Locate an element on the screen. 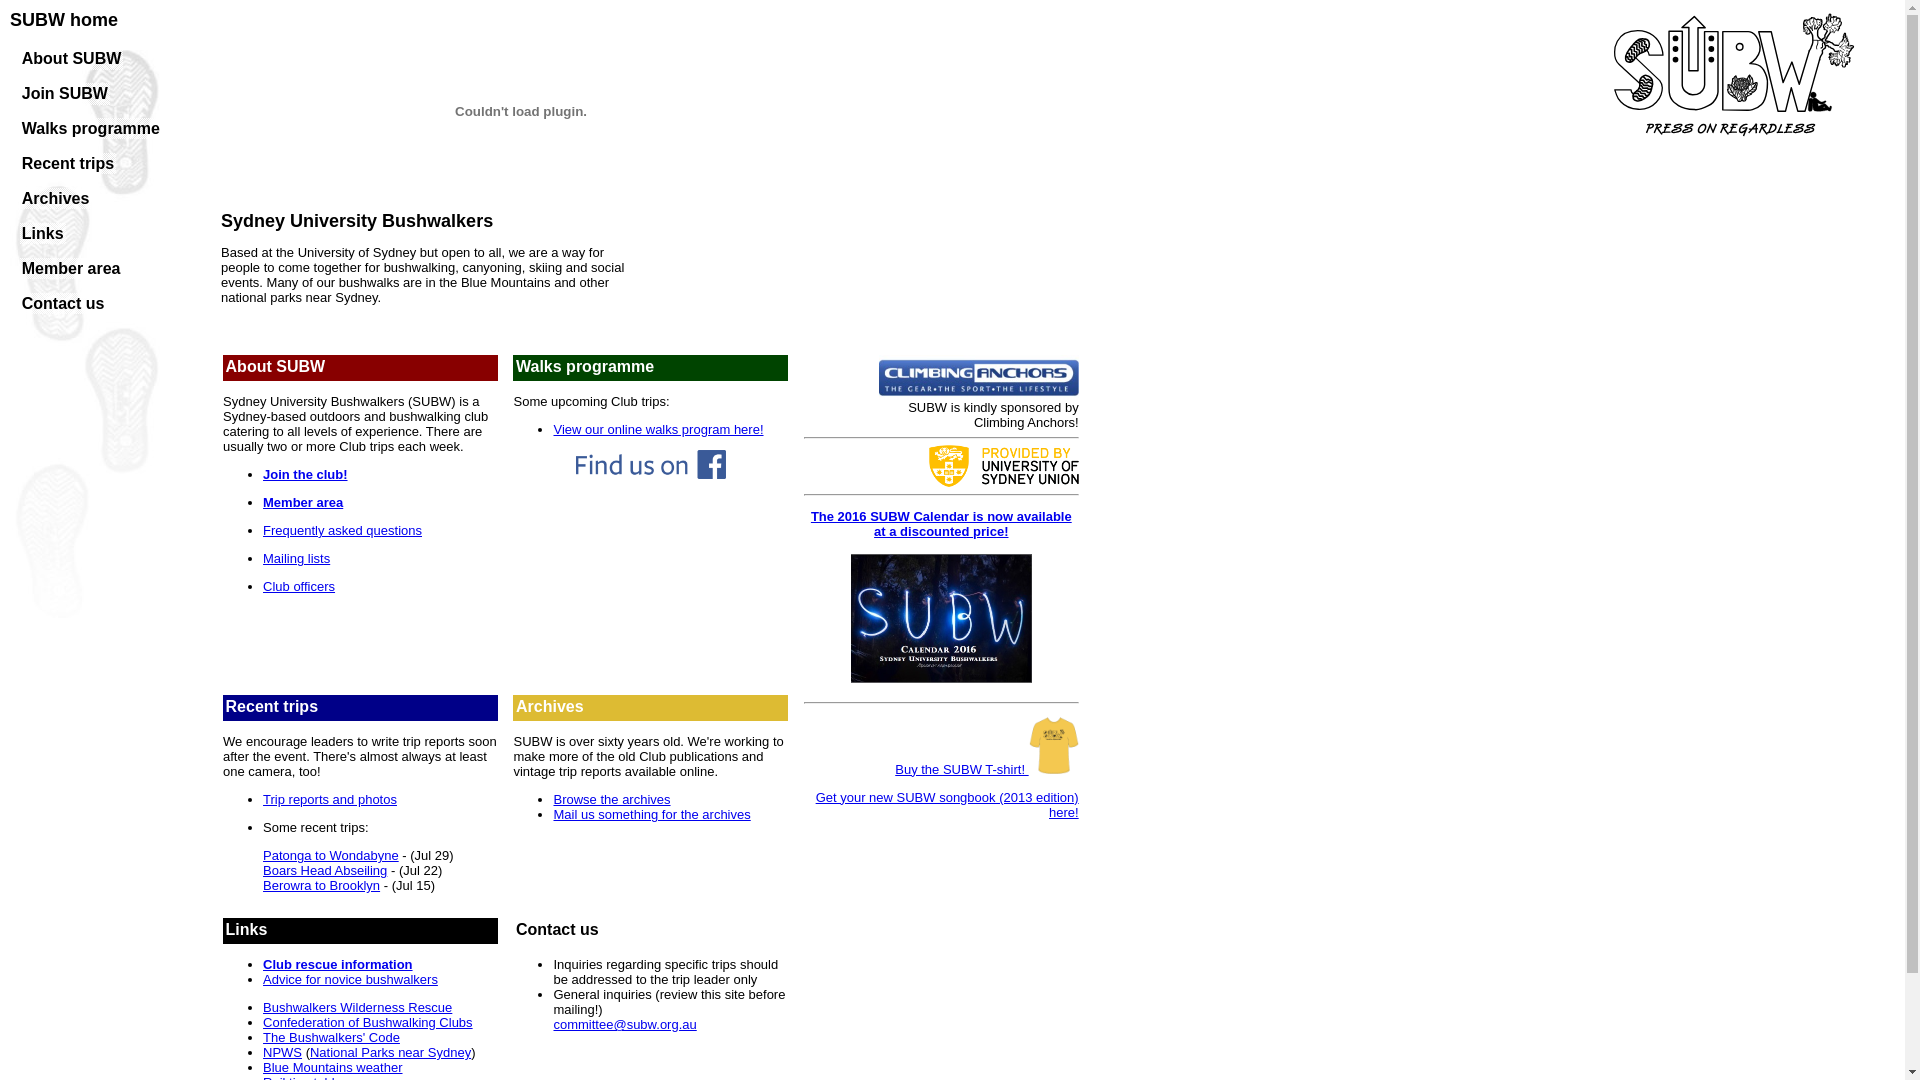 This screenshot has height=1080, width=1920. 'Club officers' is located at coordinates (262, 585).